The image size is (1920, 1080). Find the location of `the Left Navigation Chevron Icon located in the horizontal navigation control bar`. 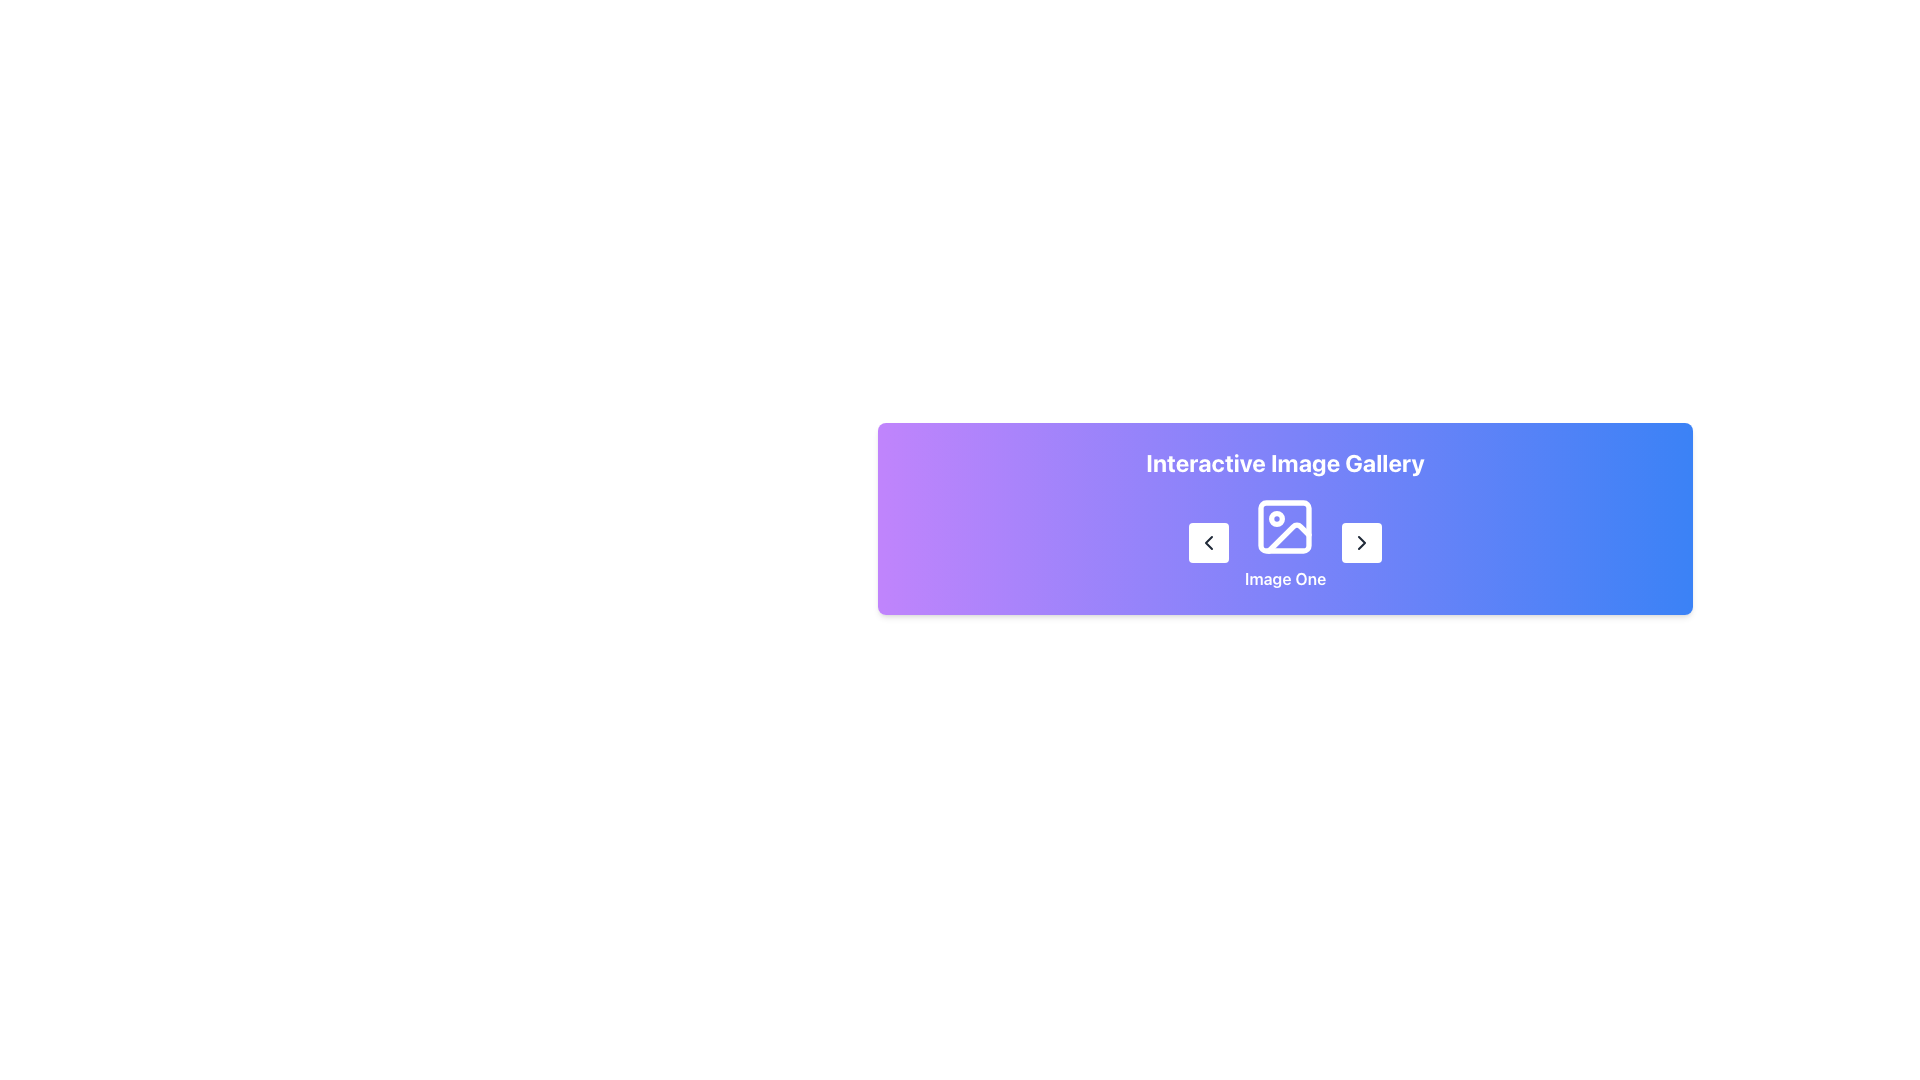

the Left Navigation Chevron Icon located in the horizontal navigation control bar is located at coordinates (1207, 543).